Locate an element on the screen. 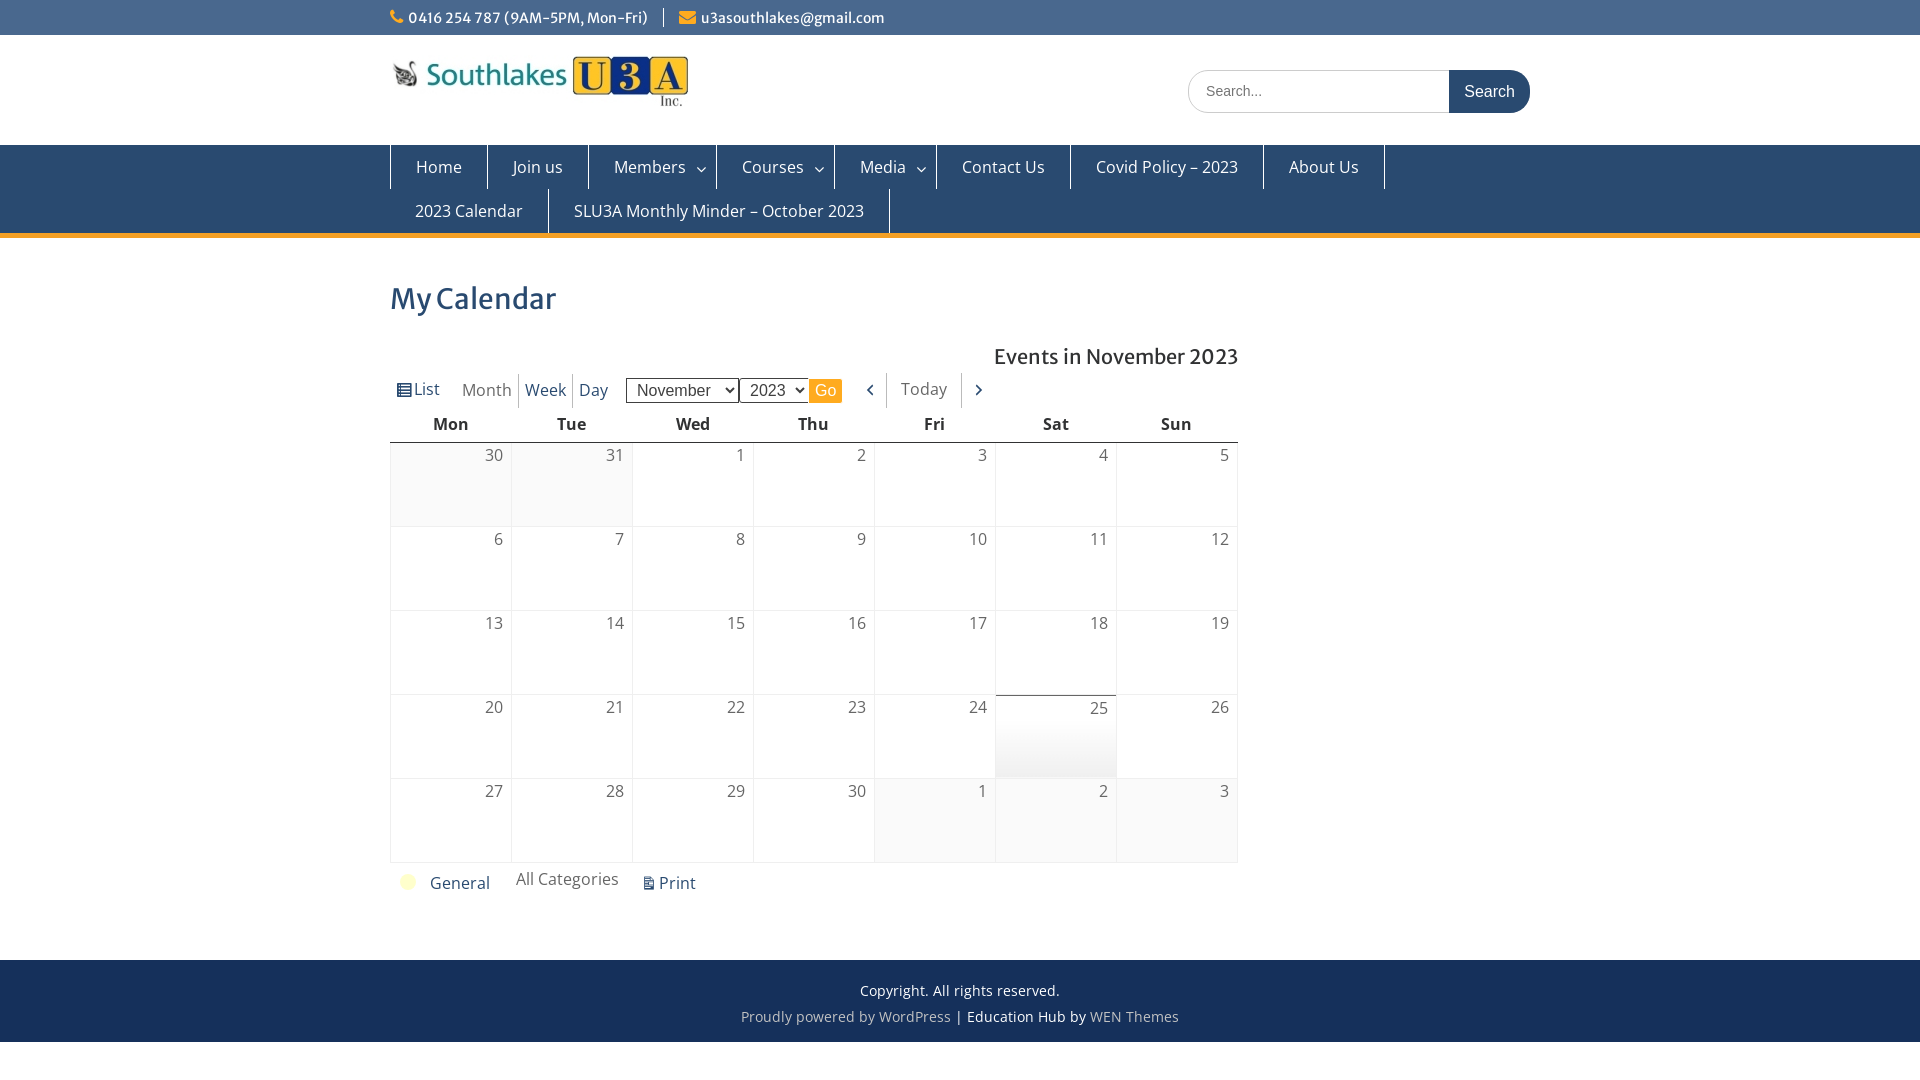 Image resolution: width=1920 pixels, height=1080 pixels. '  General' is located at coordinates (445, 882).